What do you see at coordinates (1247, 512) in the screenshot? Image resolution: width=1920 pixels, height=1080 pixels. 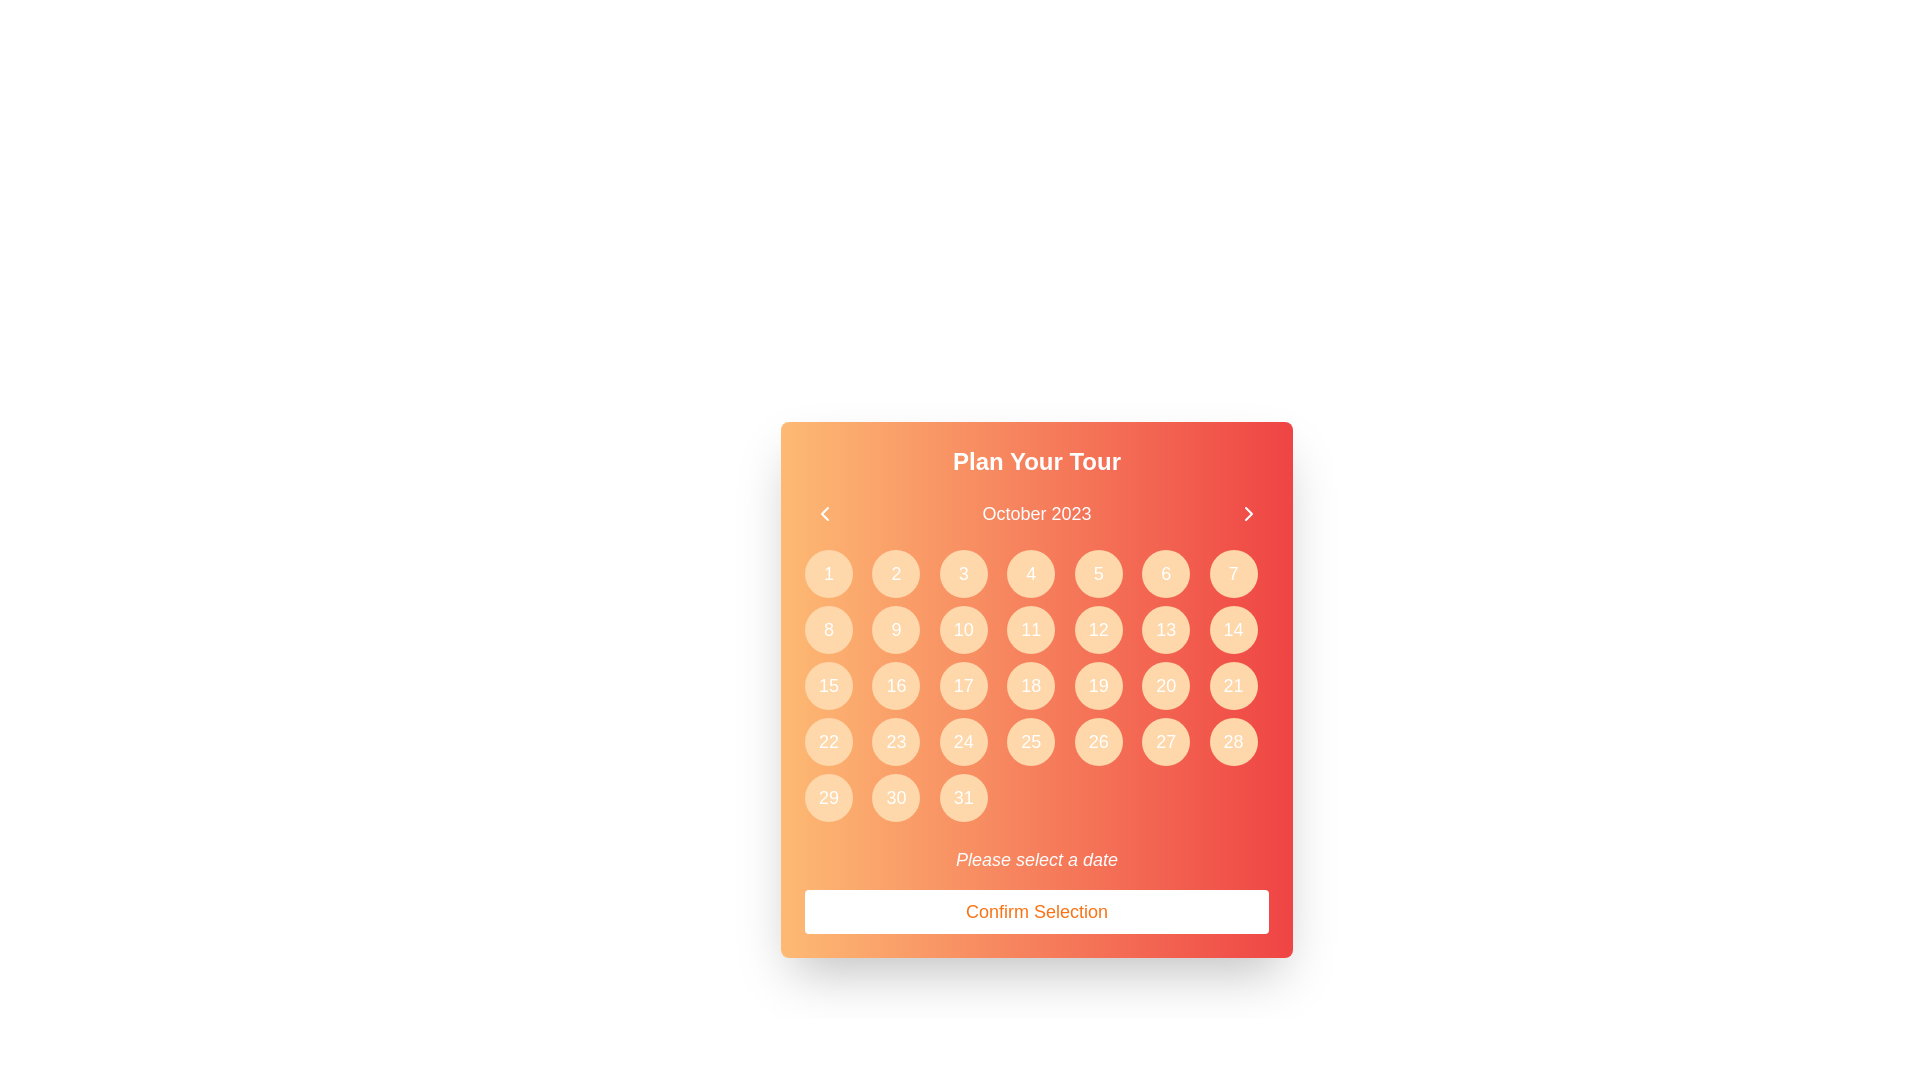 I see `the navigation control icon that advances the calendar view to the next month, located to the right of 'October 2023' in the red header section` at bounding box center [1247, 512].